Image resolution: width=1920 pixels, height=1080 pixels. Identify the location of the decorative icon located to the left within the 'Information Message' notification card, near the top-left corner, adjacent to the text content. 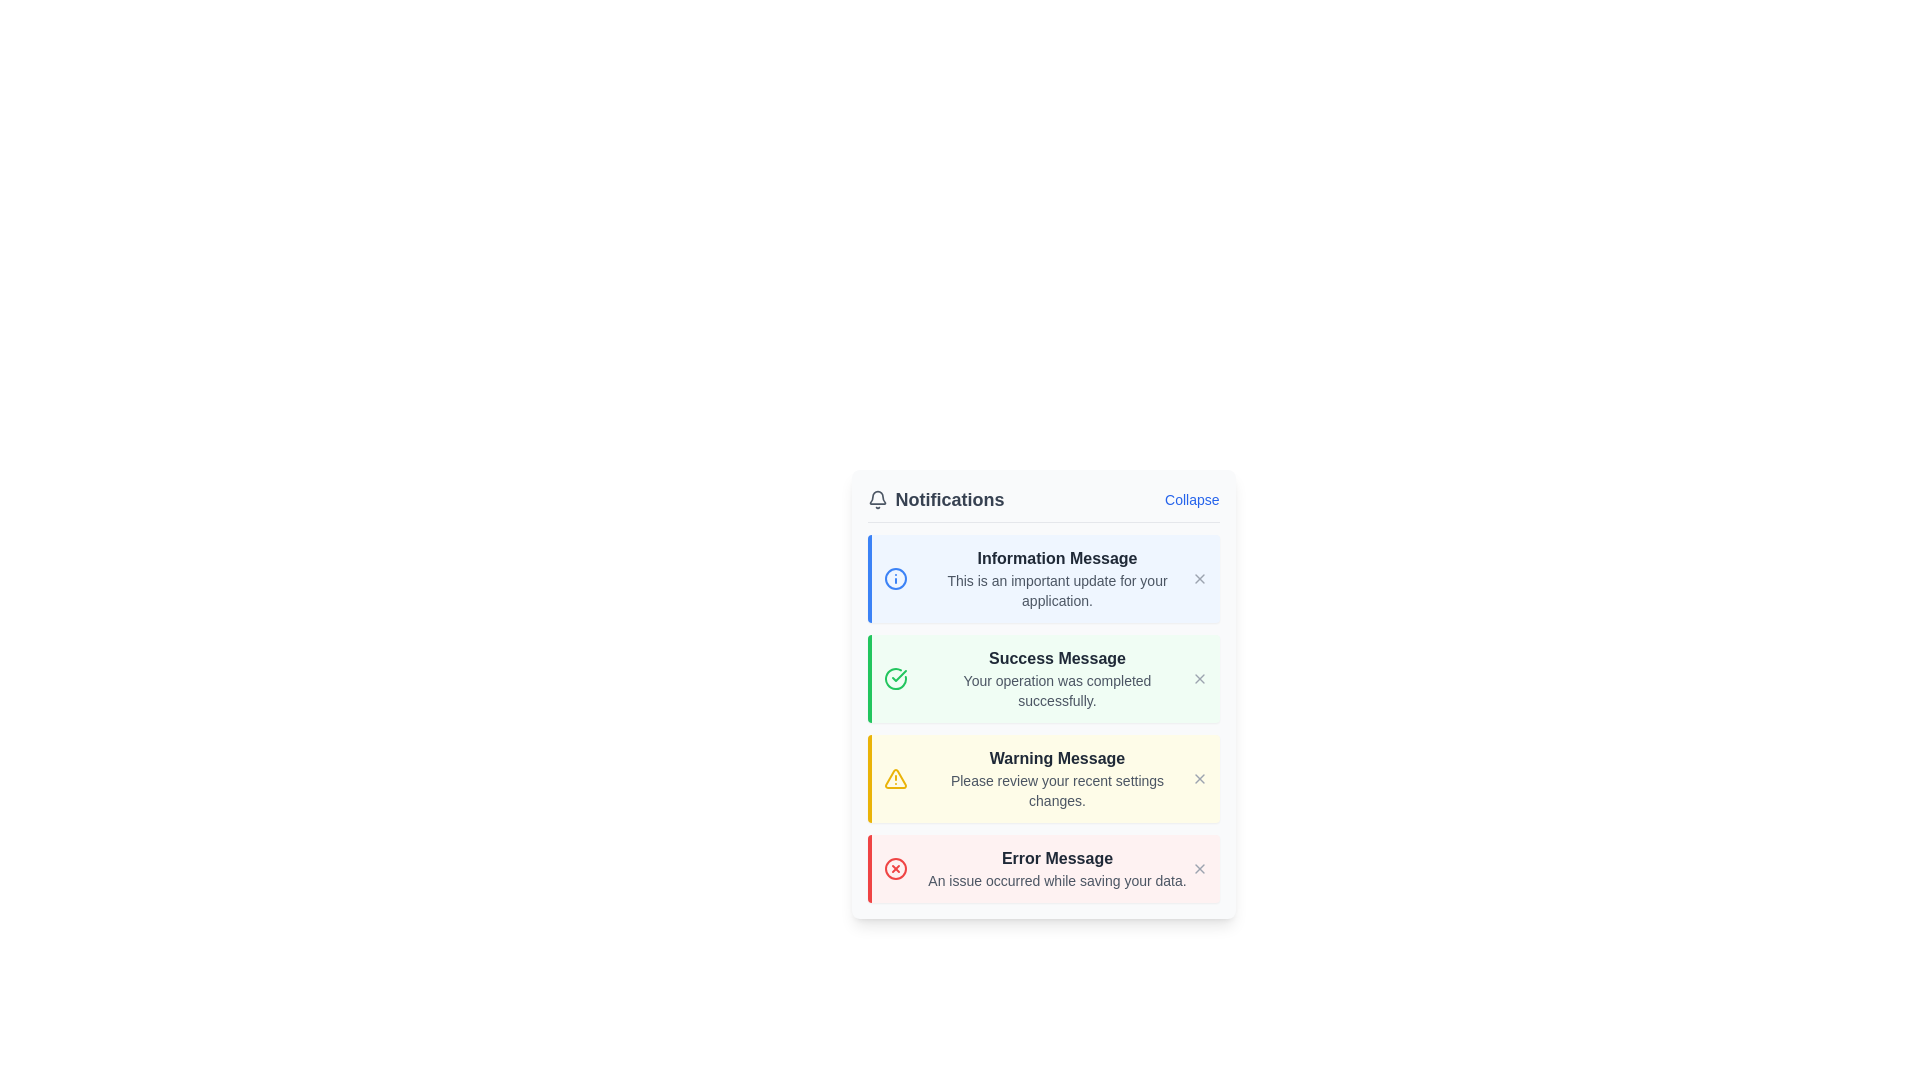
(894, 578).